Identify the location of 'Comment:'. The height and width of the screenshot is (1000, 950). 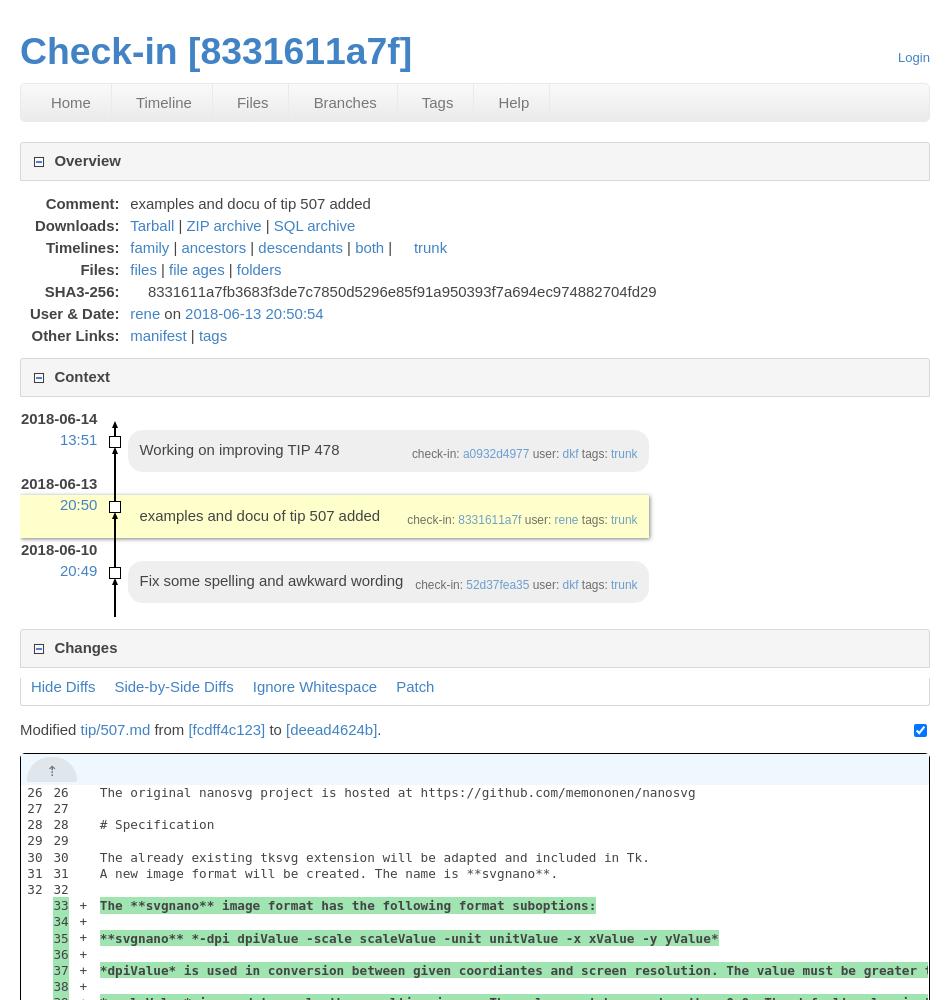
(45, 201).